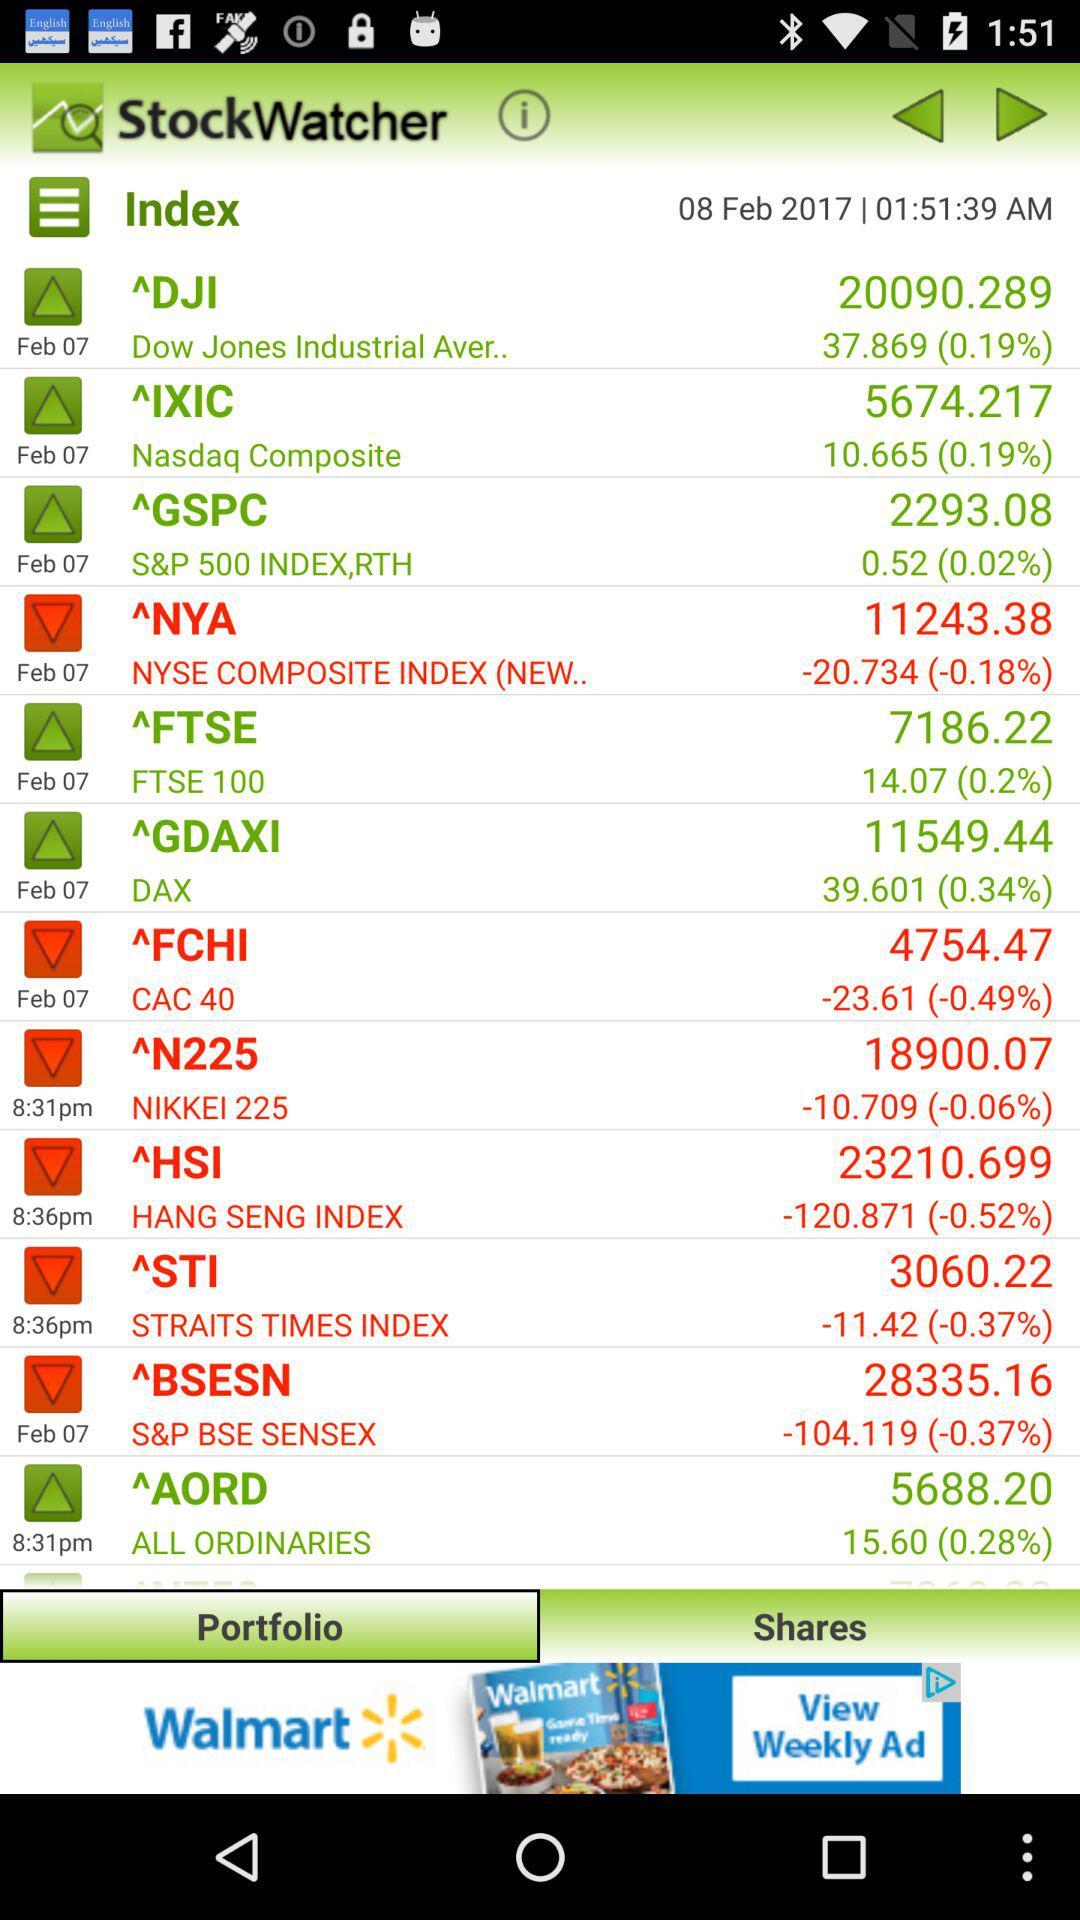  Describe the element at coordinates (523, 114) in the screenshot. I see `button` at that location.